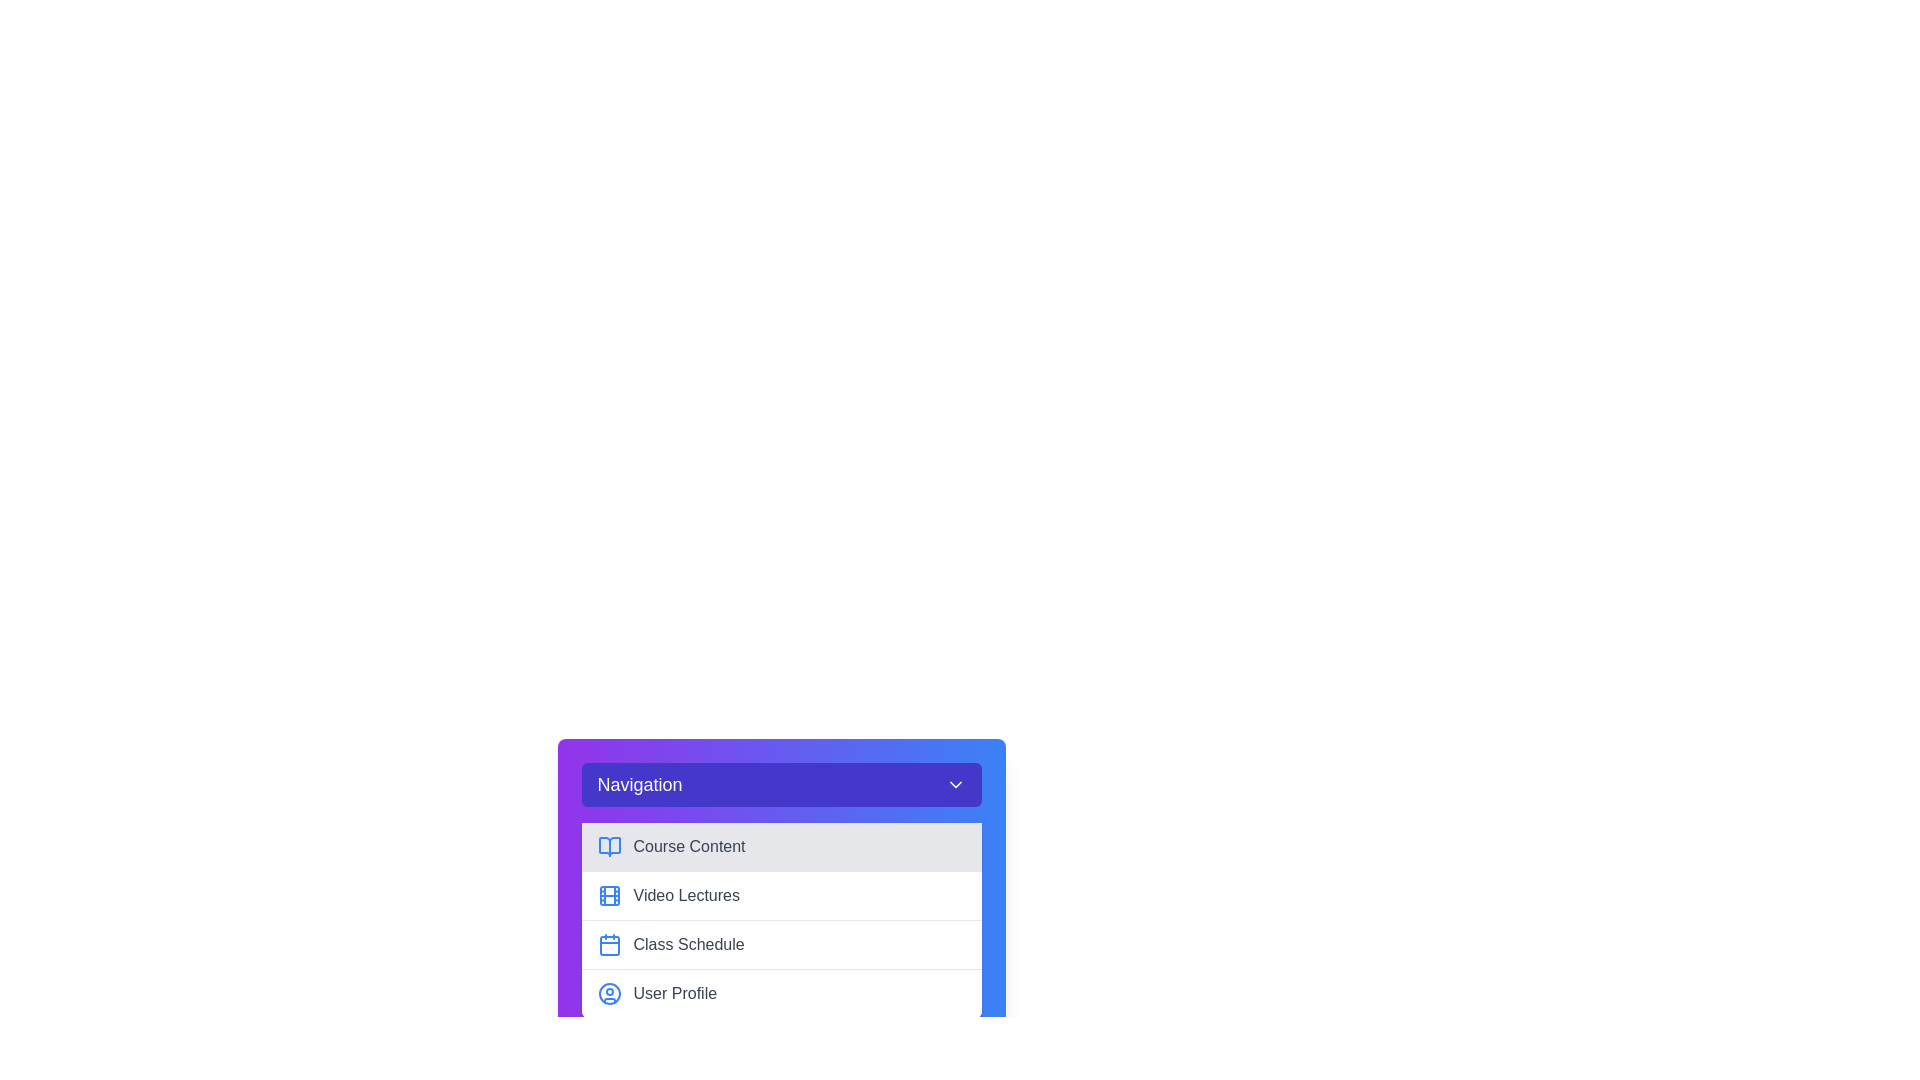 Image resolution: width=1920 pixels, height=1080 pixels. Describe the element at coordinates (608, 945) in the screenshot. I see `the 'Class Schedule' SVG icon located to the left of the 'Class Schedule' text in the navigation menu, which is the third item in the list` at that location.